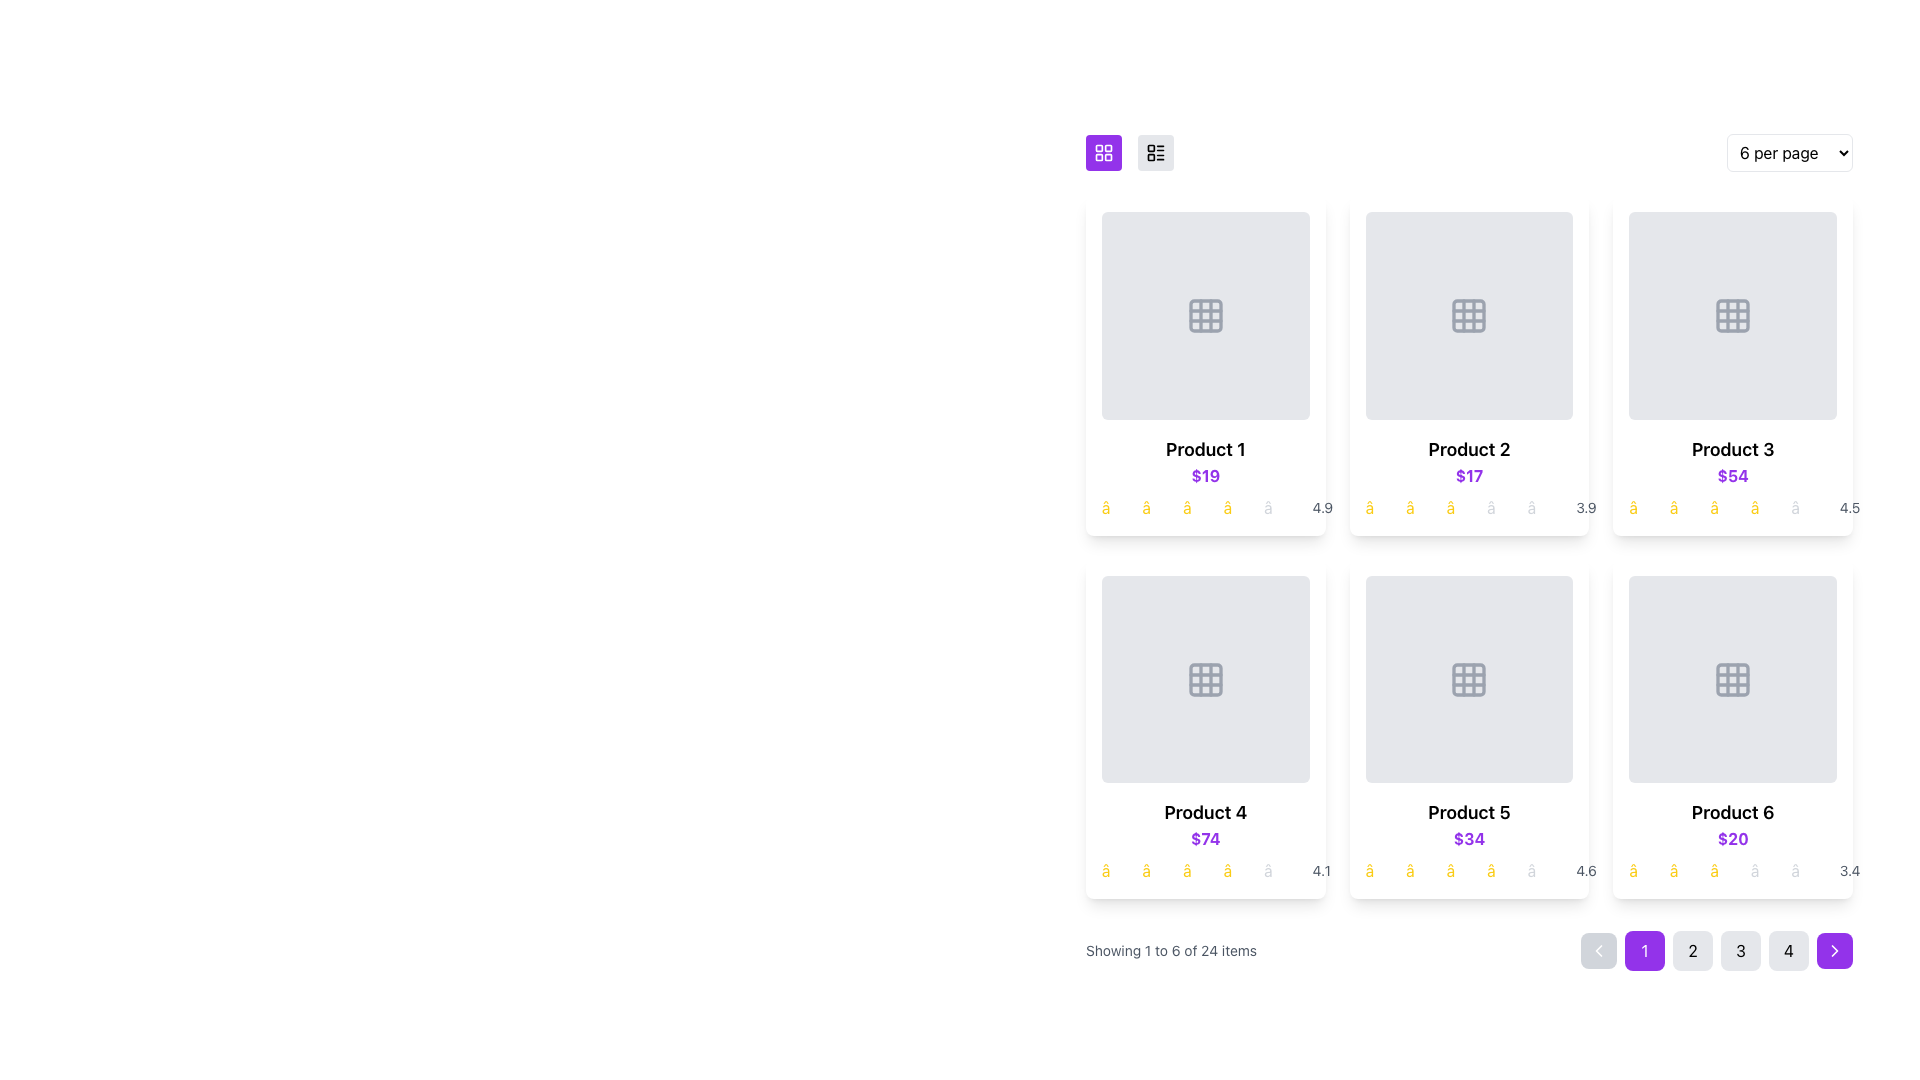 This screenshot has width=1920, height=1080. I want to click on rating text labeled '3.4' that appears in gray color immediately after the stars in the rating row of the sixth product card, so click(1849, 870).